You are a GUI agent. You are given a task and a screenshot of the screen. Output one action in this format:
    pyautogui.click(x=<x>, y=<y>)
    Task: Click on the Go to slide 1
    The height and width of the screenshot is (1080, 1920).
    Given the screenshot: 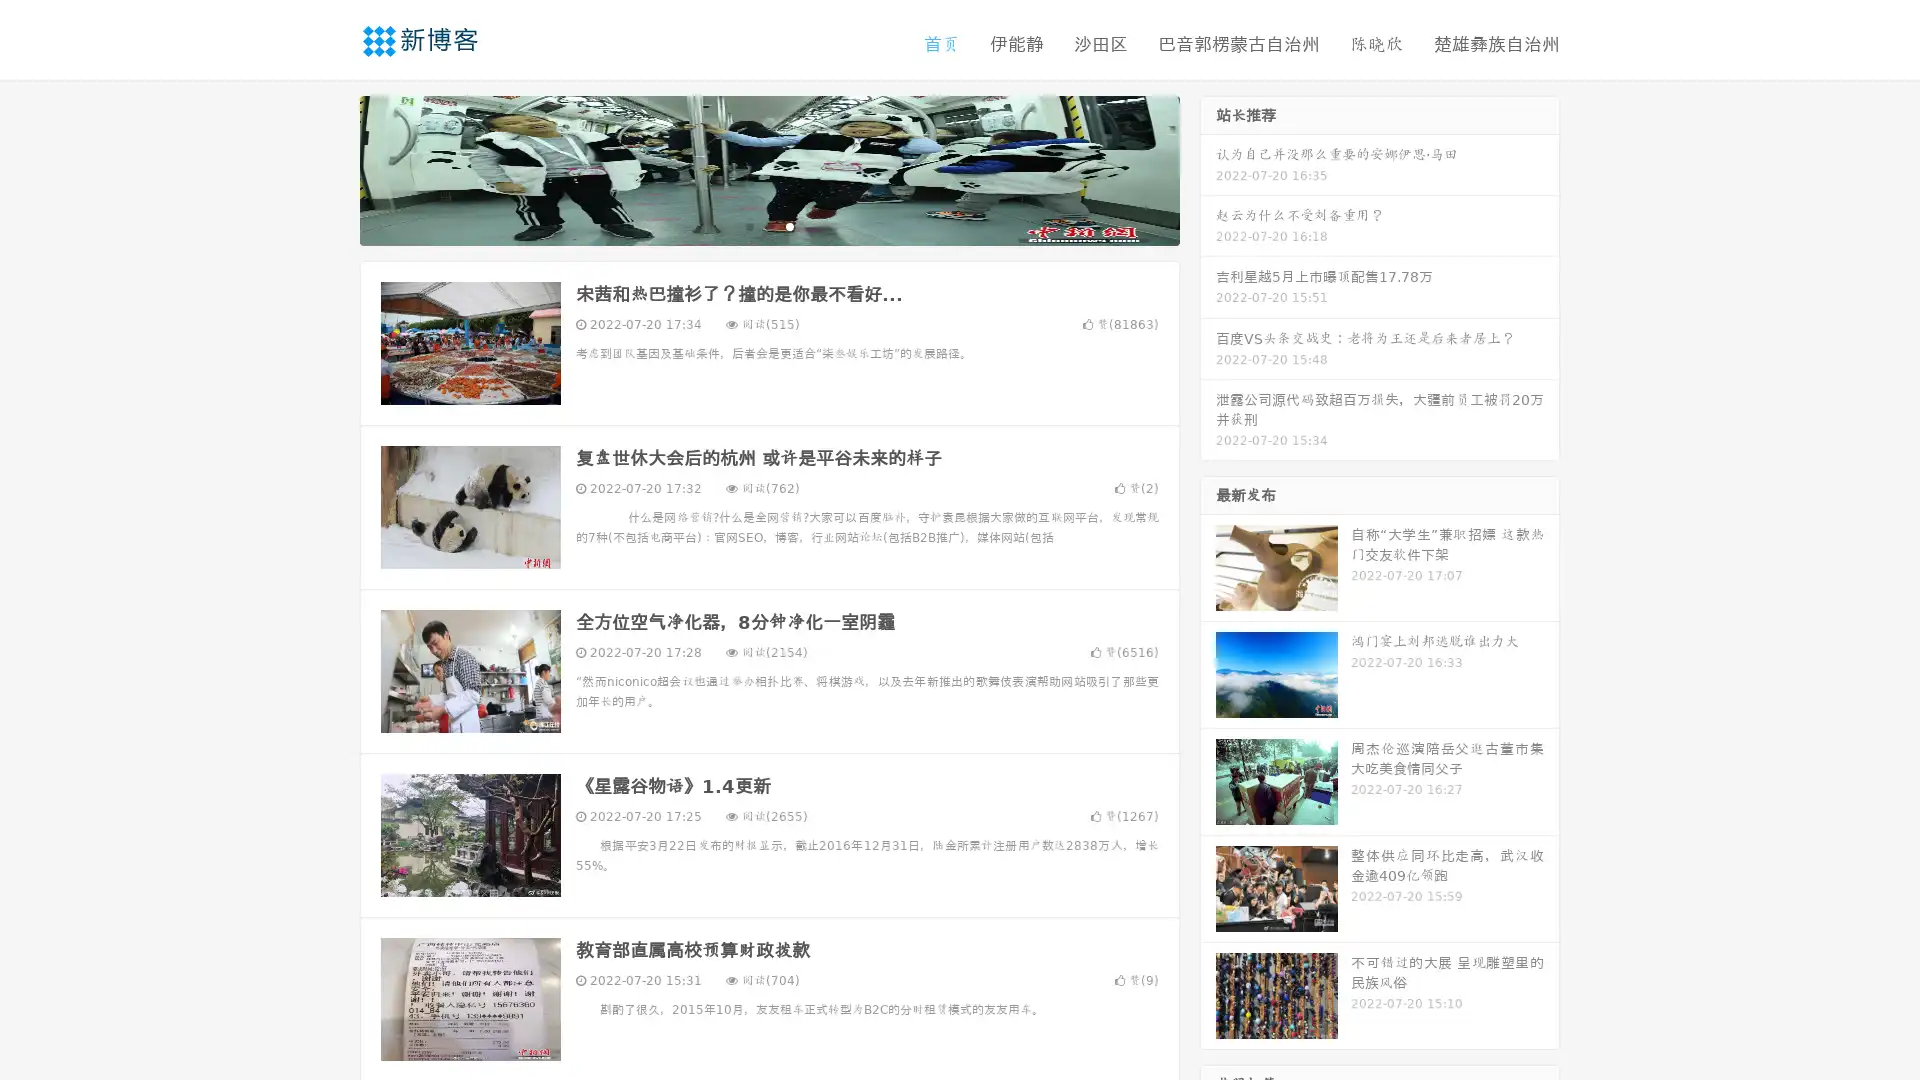 What is the action you would take?
    pyautogui.click(x=748, y=225)
    